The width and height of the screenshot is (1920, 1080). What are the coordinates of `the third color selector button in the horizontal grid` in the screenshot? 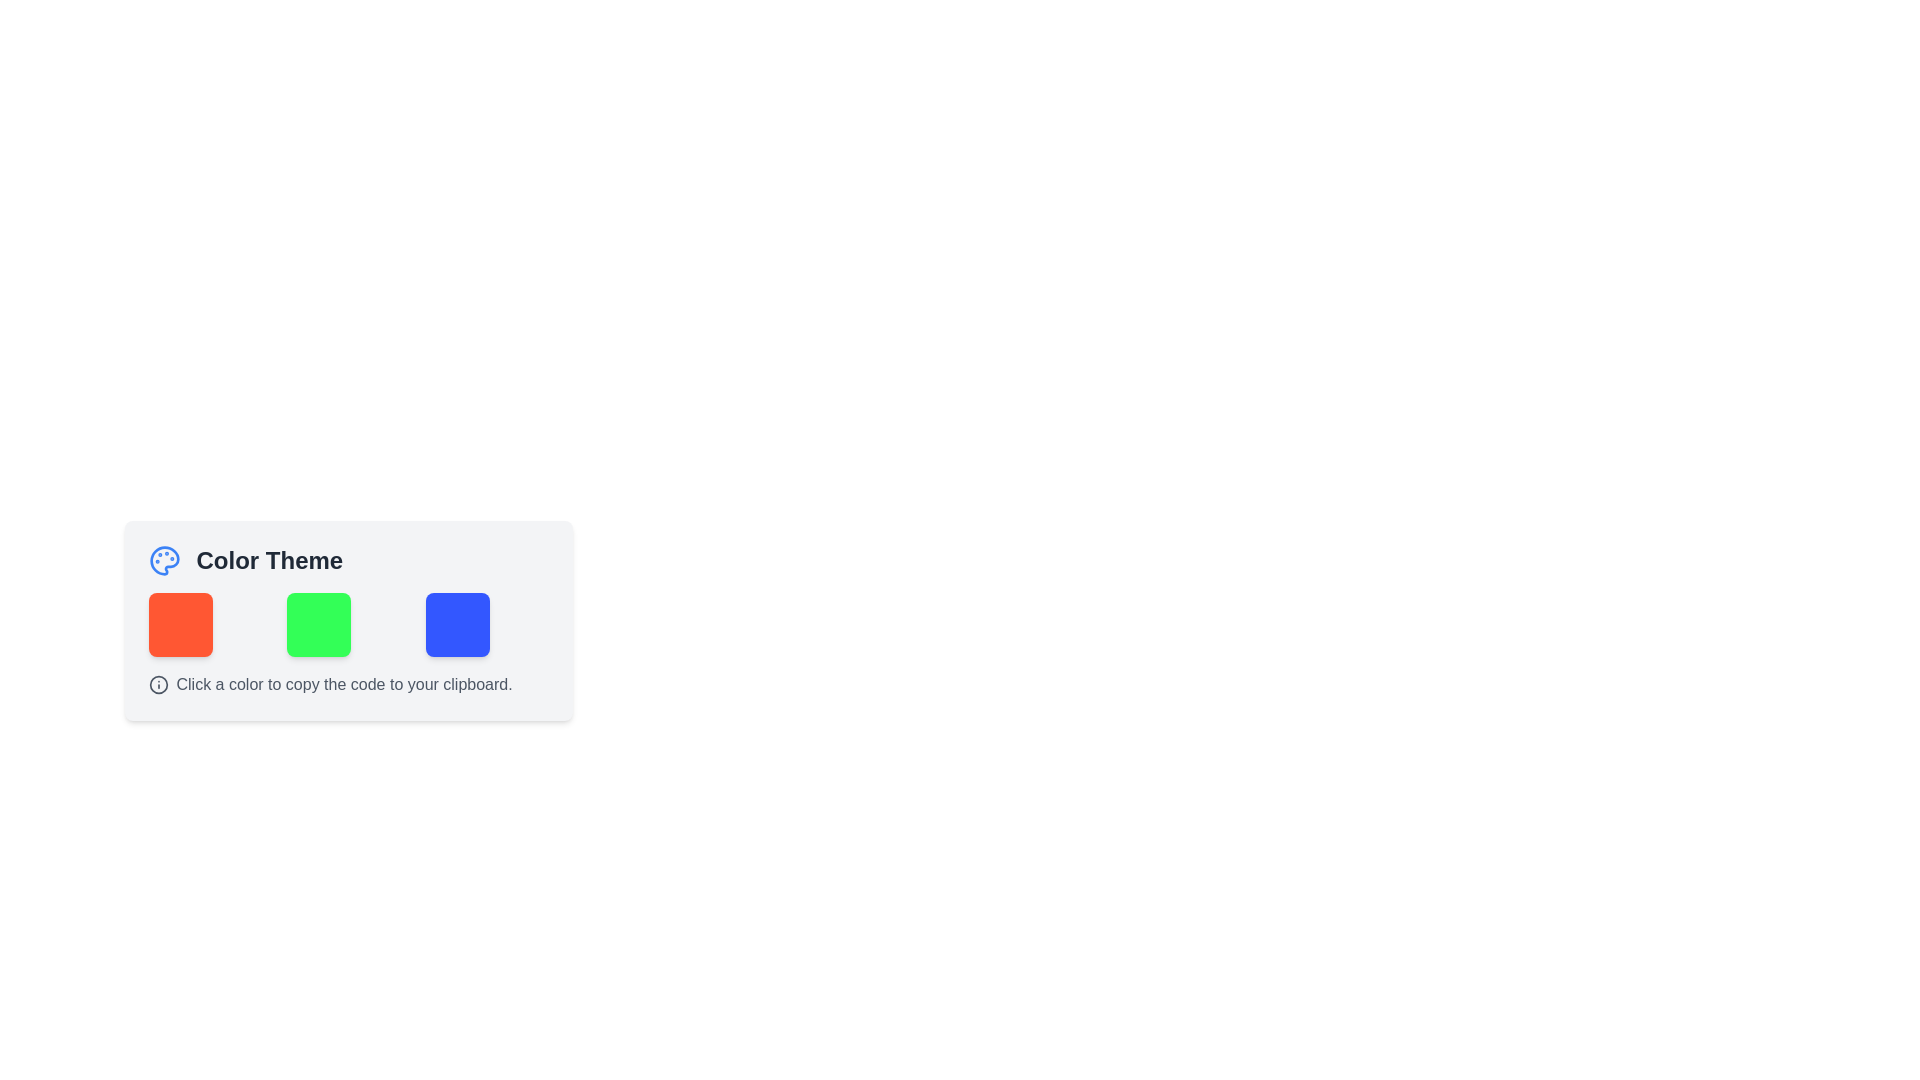 It's located at (456, 623).